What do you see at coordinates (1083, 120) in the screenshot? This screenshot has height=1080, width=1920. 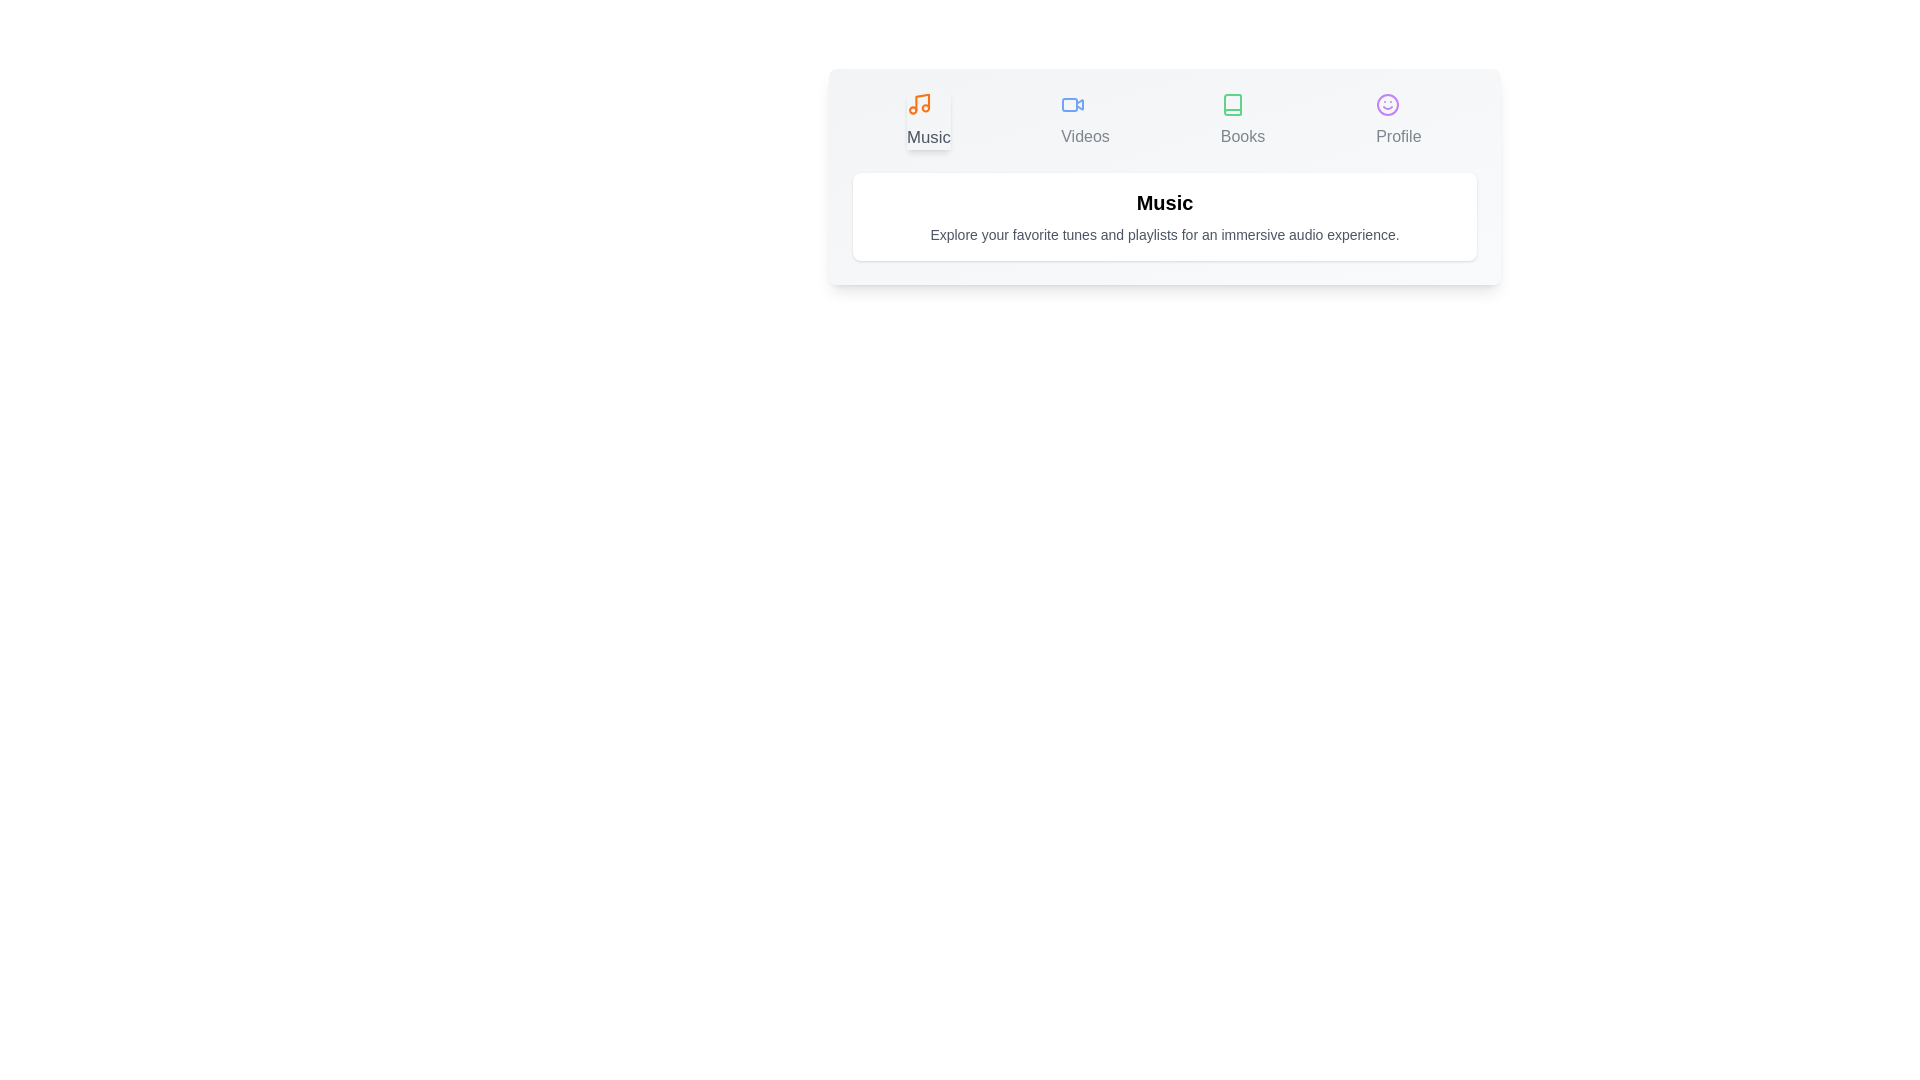 I see `the Videos tab` at bounding box center [1083, 120].